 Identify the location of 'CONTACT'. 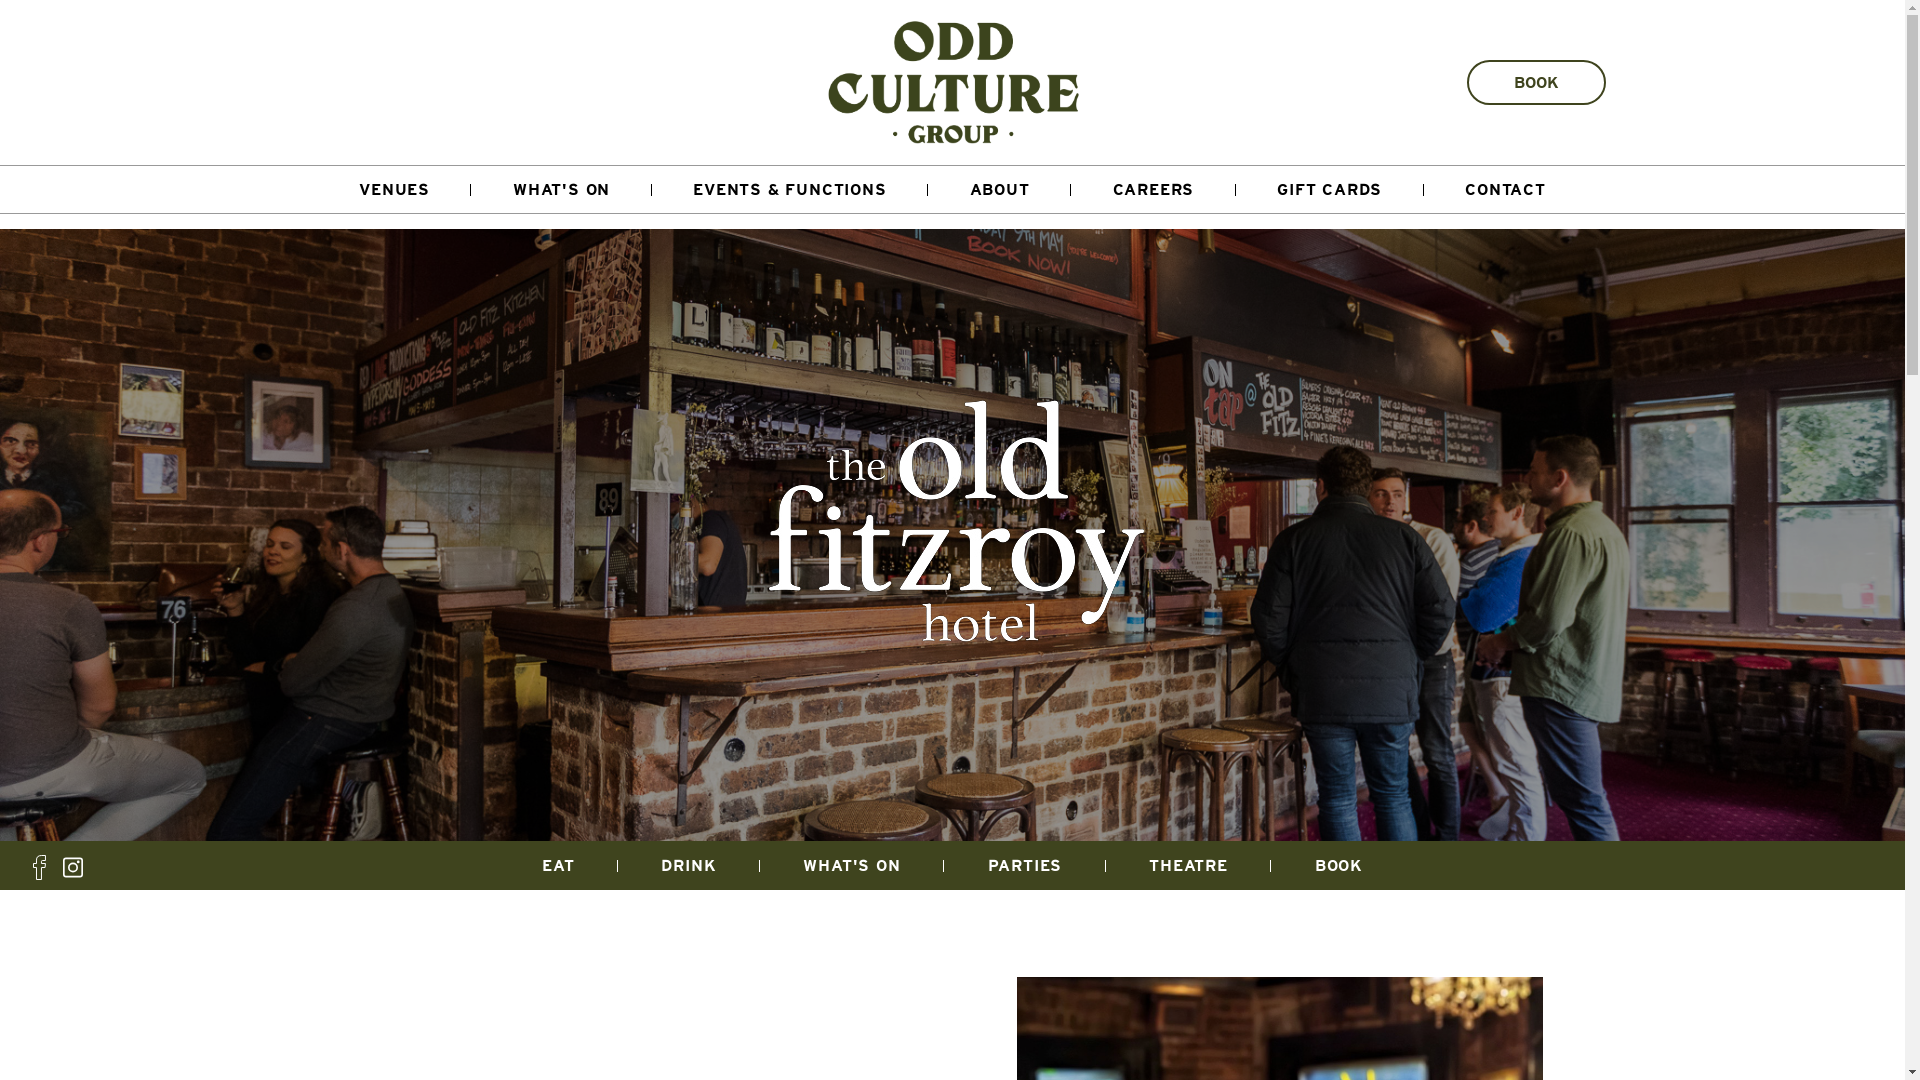
(1506, 189).